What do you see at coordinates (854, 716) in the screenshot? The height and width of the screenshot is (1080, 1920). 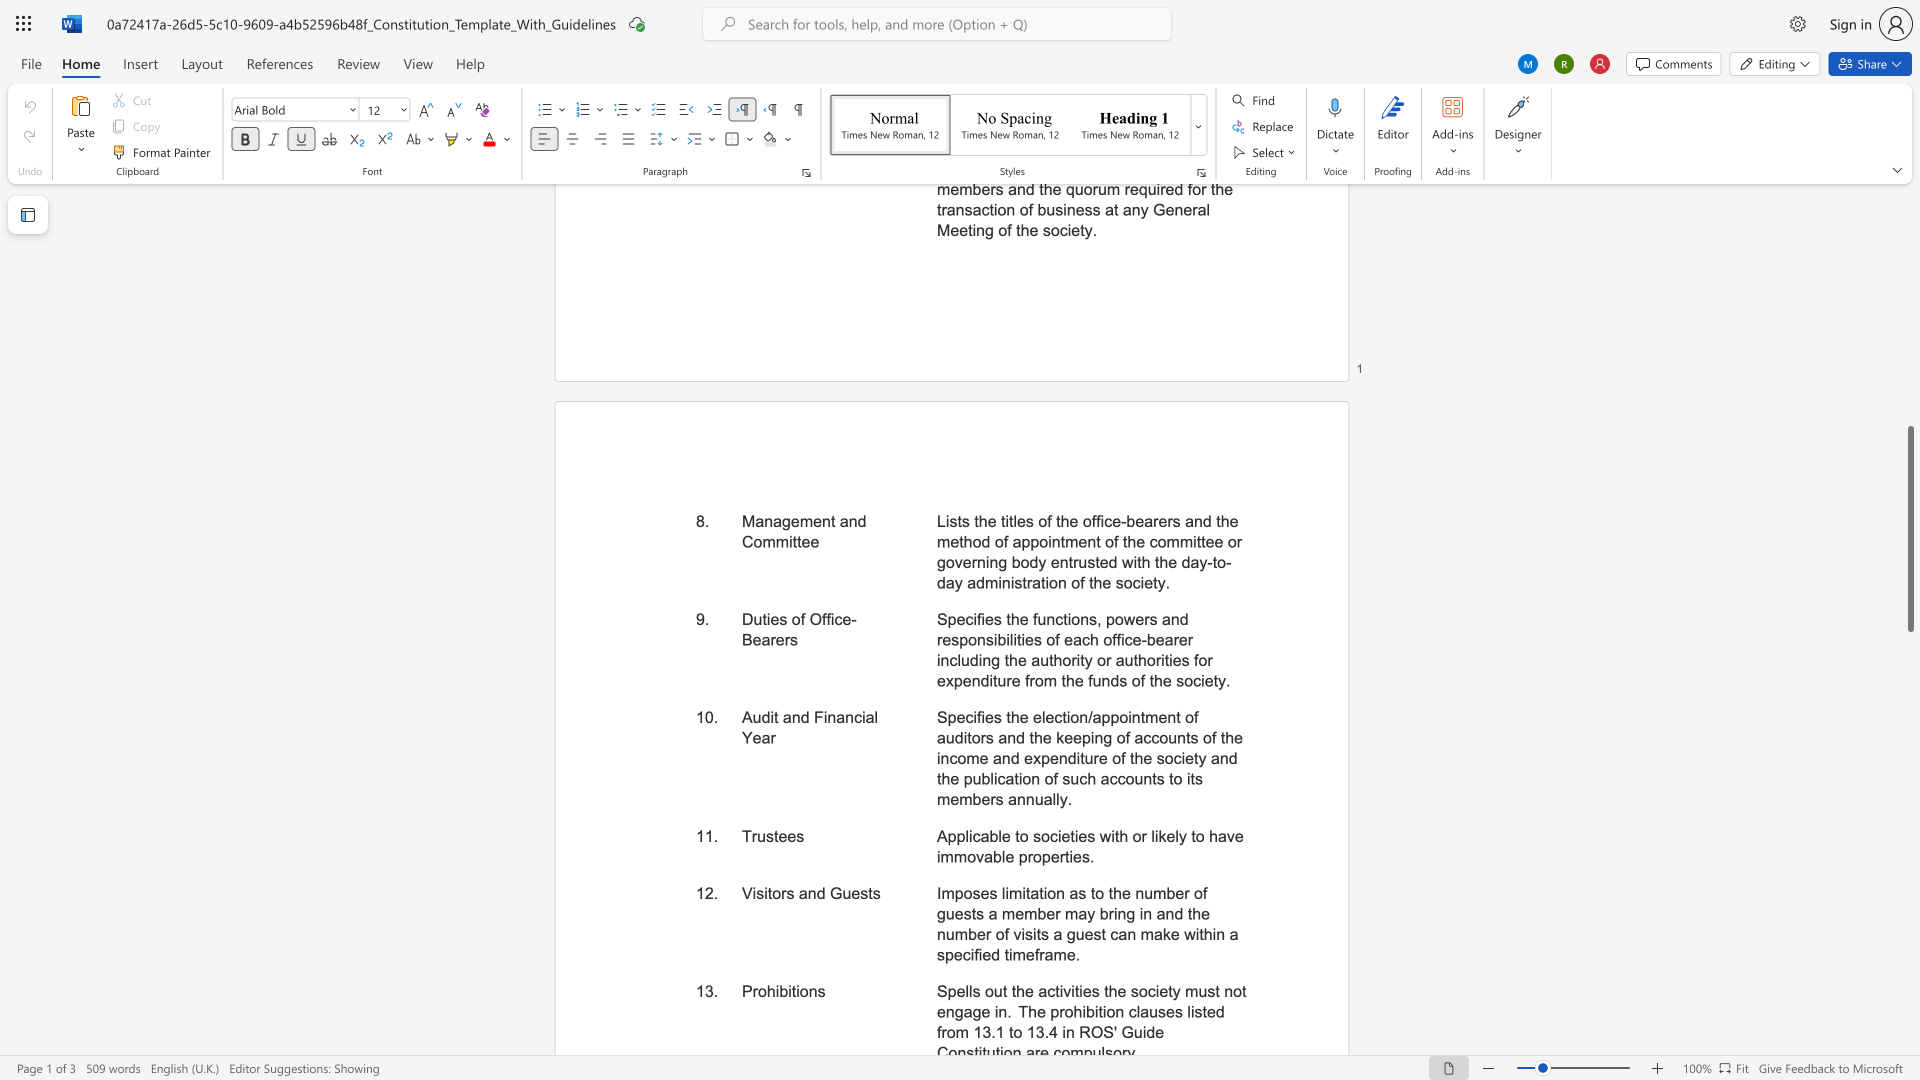 I see `the subset text "cial" within the text "Audit and Financial Year"` at bounding box center [854, 716].